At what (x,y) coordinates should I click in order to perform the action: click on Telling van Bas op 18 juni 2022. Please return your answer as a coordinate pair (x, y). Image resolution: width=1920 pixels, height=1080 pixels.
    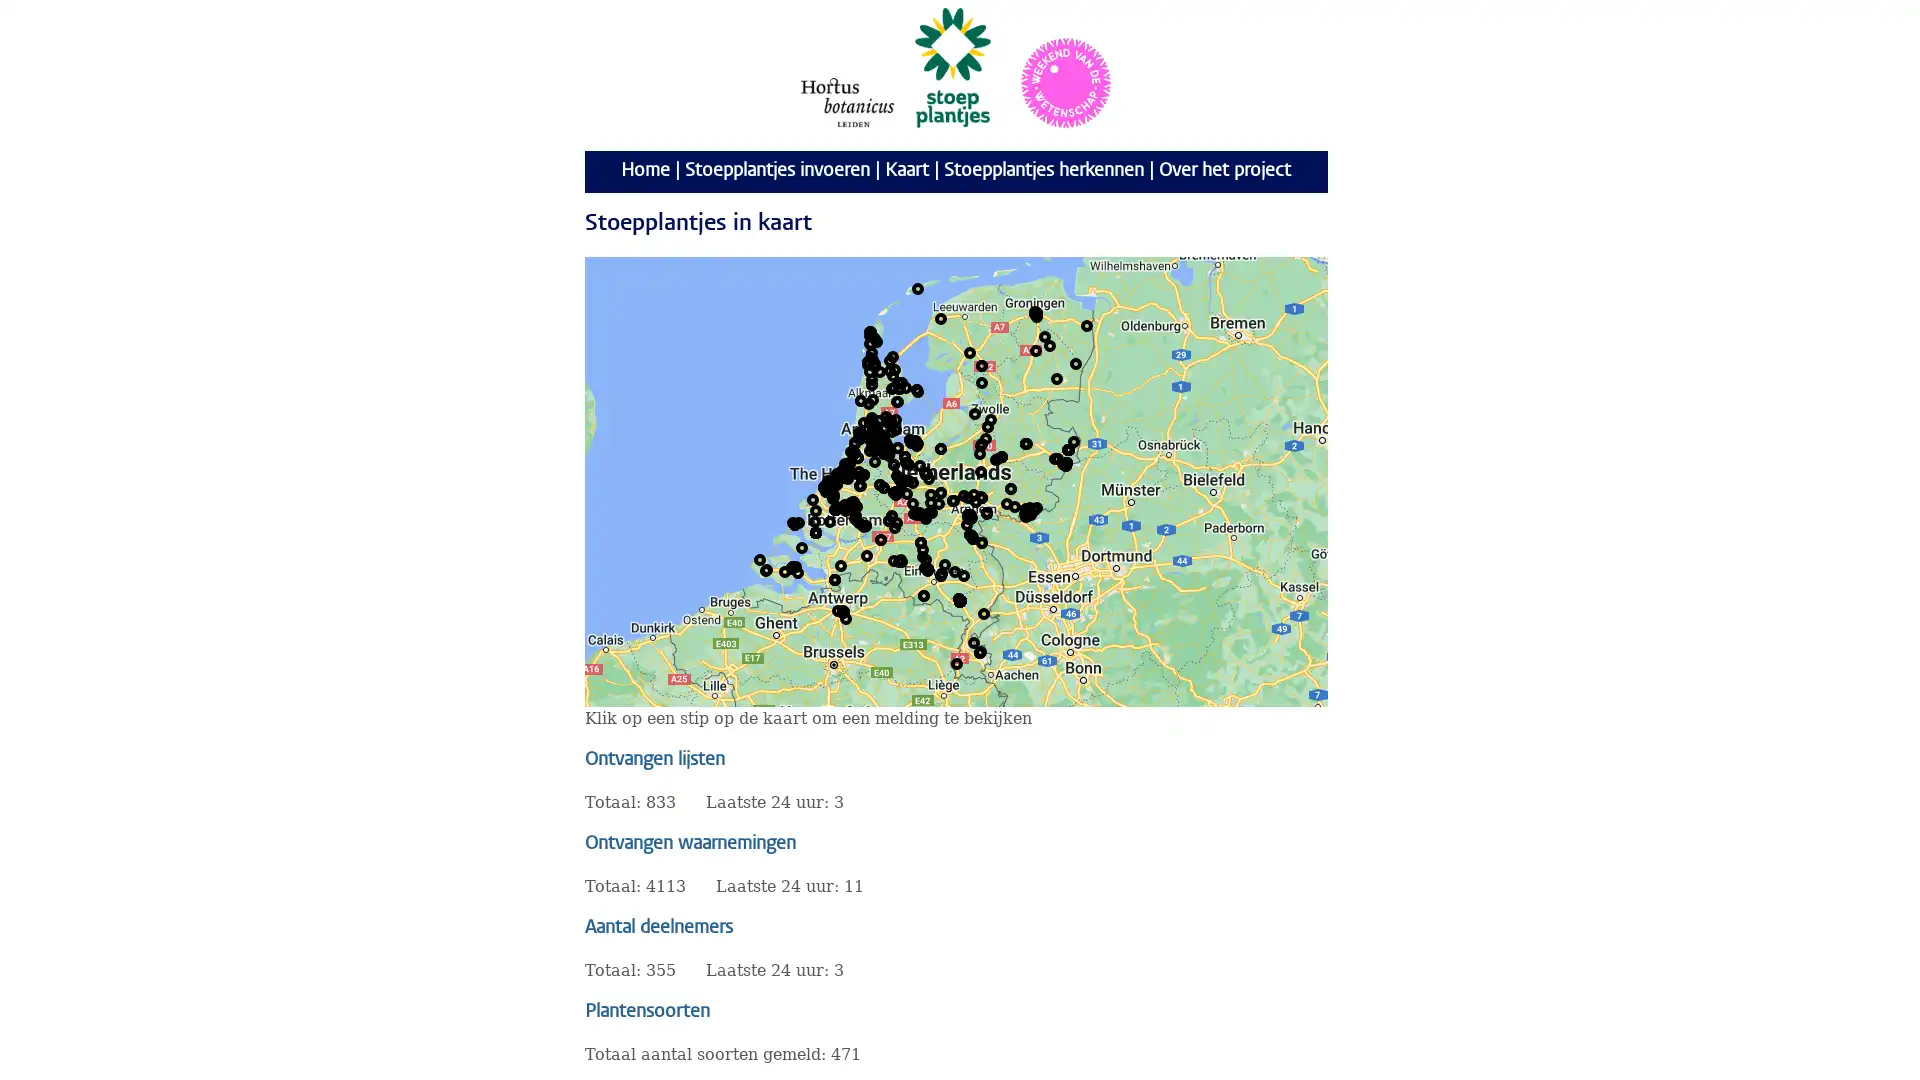
    Looking at the image, I should click on (969, 516).